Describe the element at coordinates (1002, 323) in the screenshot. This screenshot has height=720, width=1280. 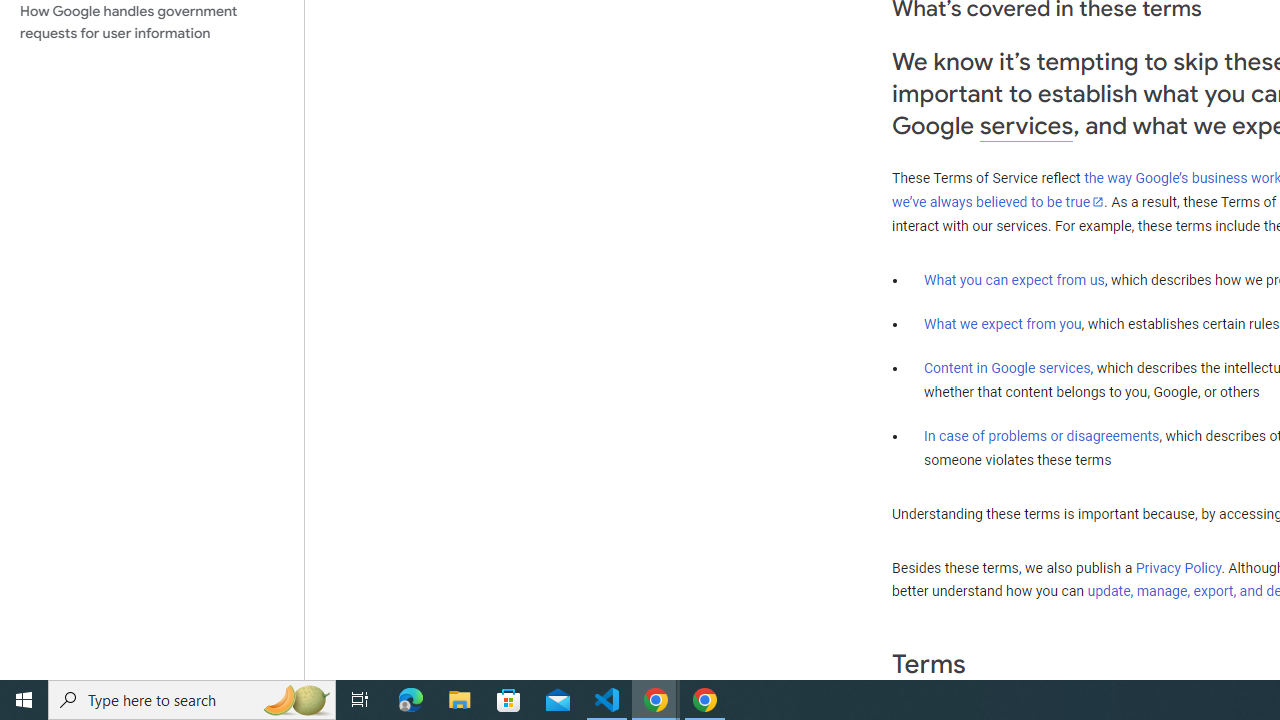
I see `'What we expect from you'` at that location.